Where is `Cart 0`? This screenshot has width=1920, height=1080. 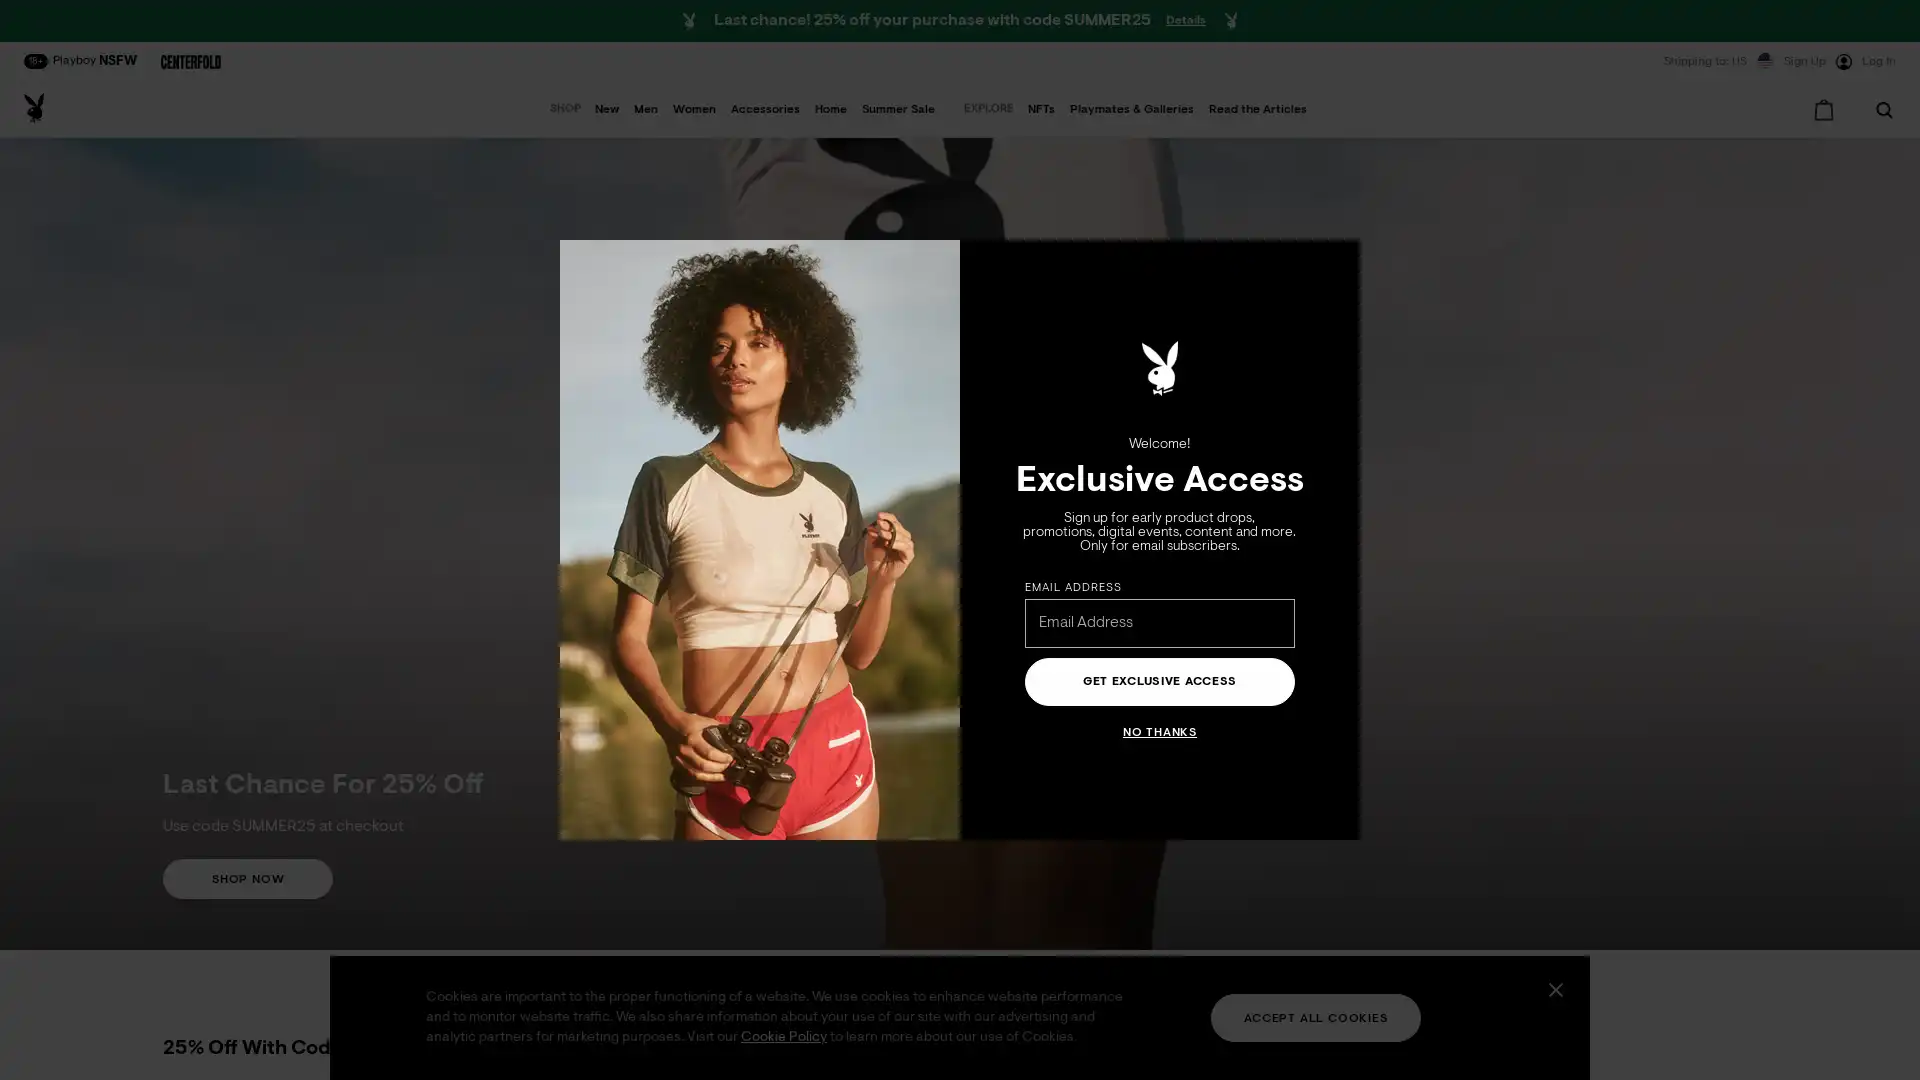 Cart 0 is located at coordinates (1824, 110).